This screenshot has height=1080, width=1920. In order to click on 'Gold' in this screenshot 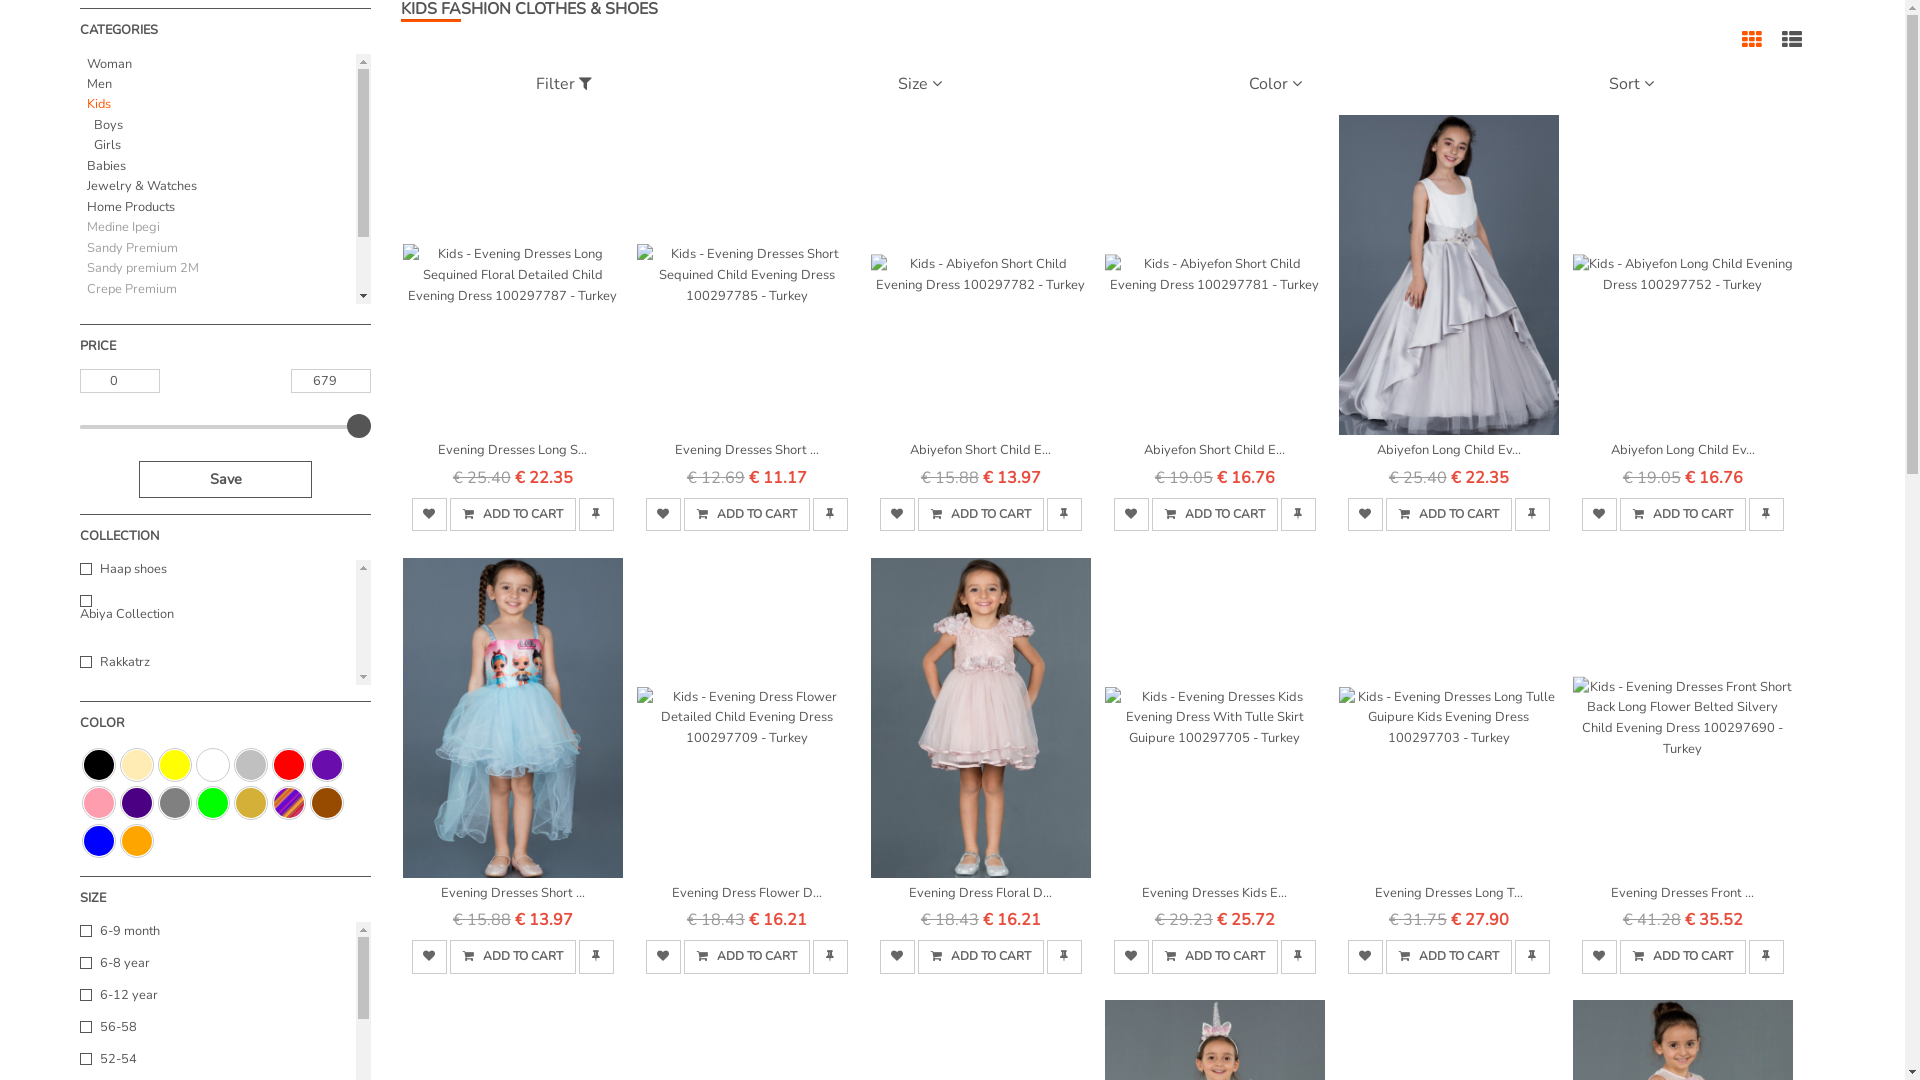, I will do `click(249, 801)`.